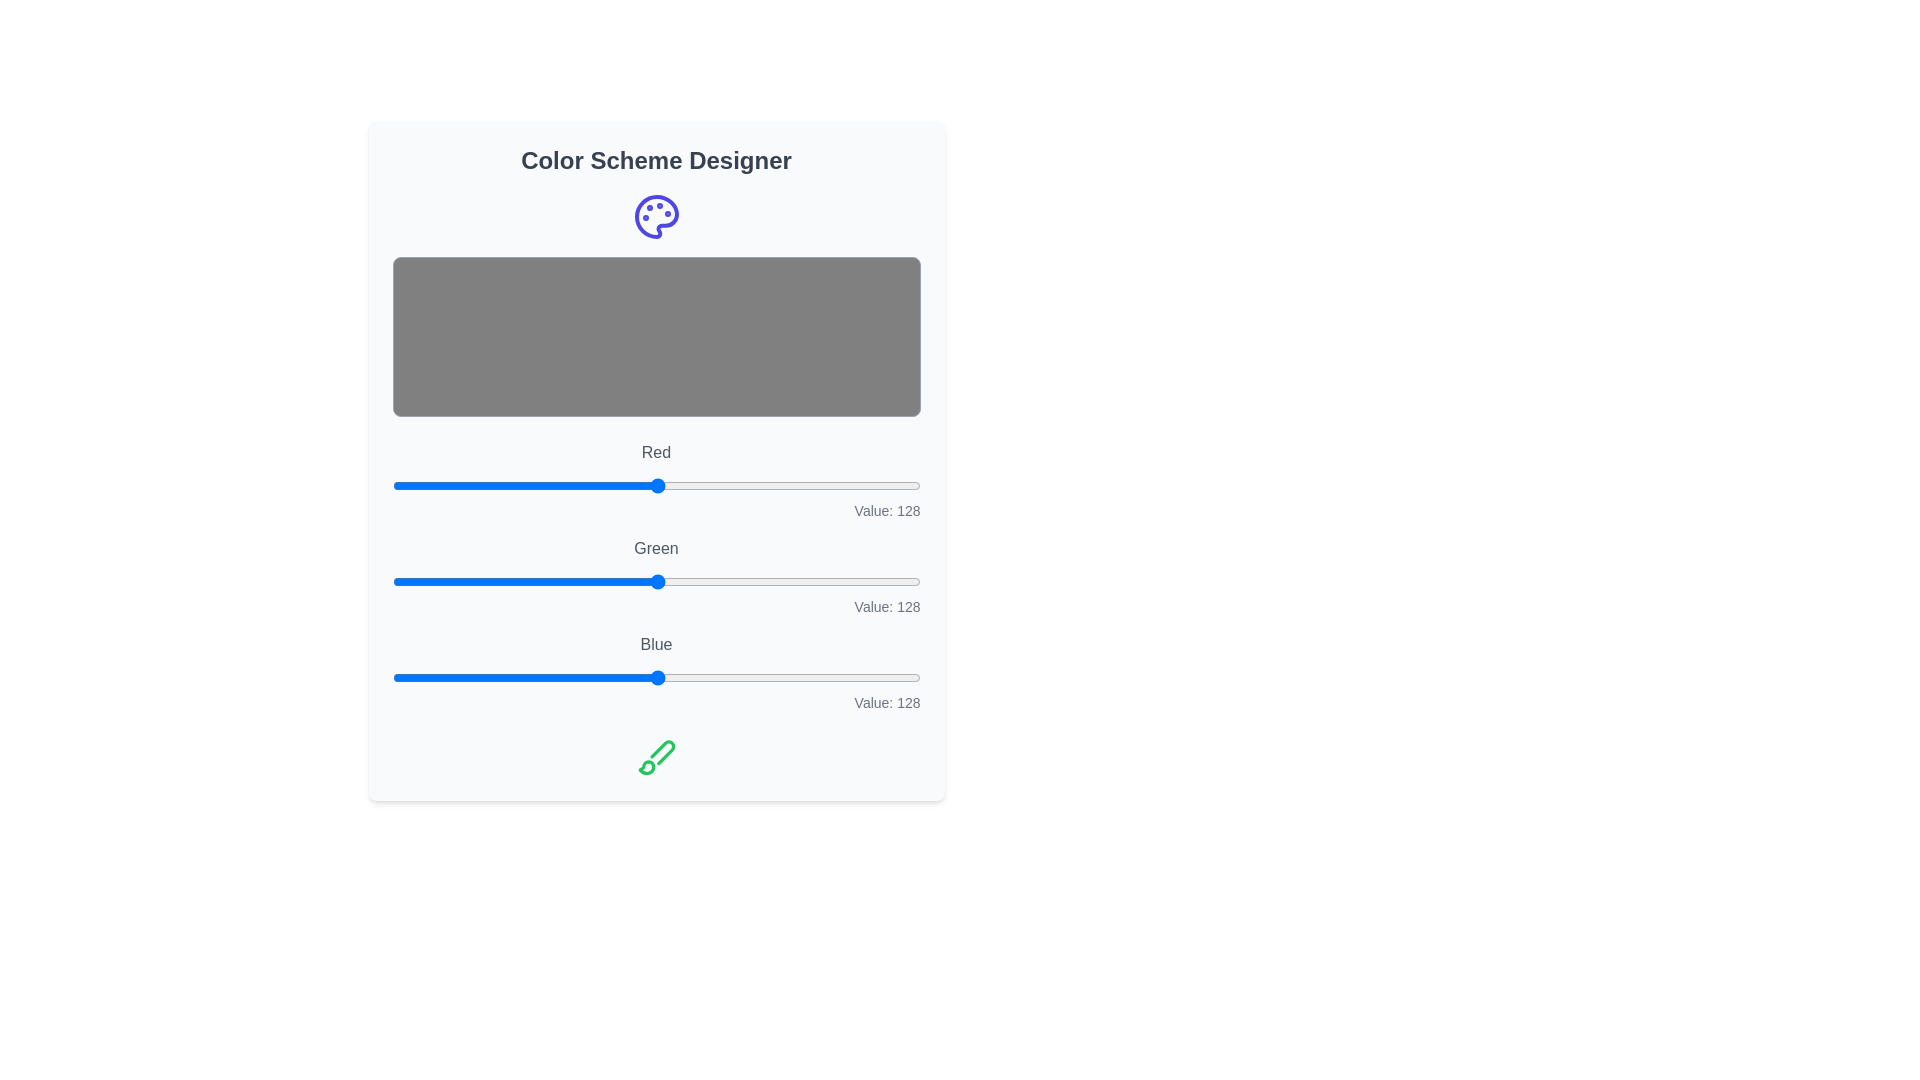  What do you see at coordinates (498, 486) in the screenshot?
I see `the red component intensity` at bounding box center [498, 486].